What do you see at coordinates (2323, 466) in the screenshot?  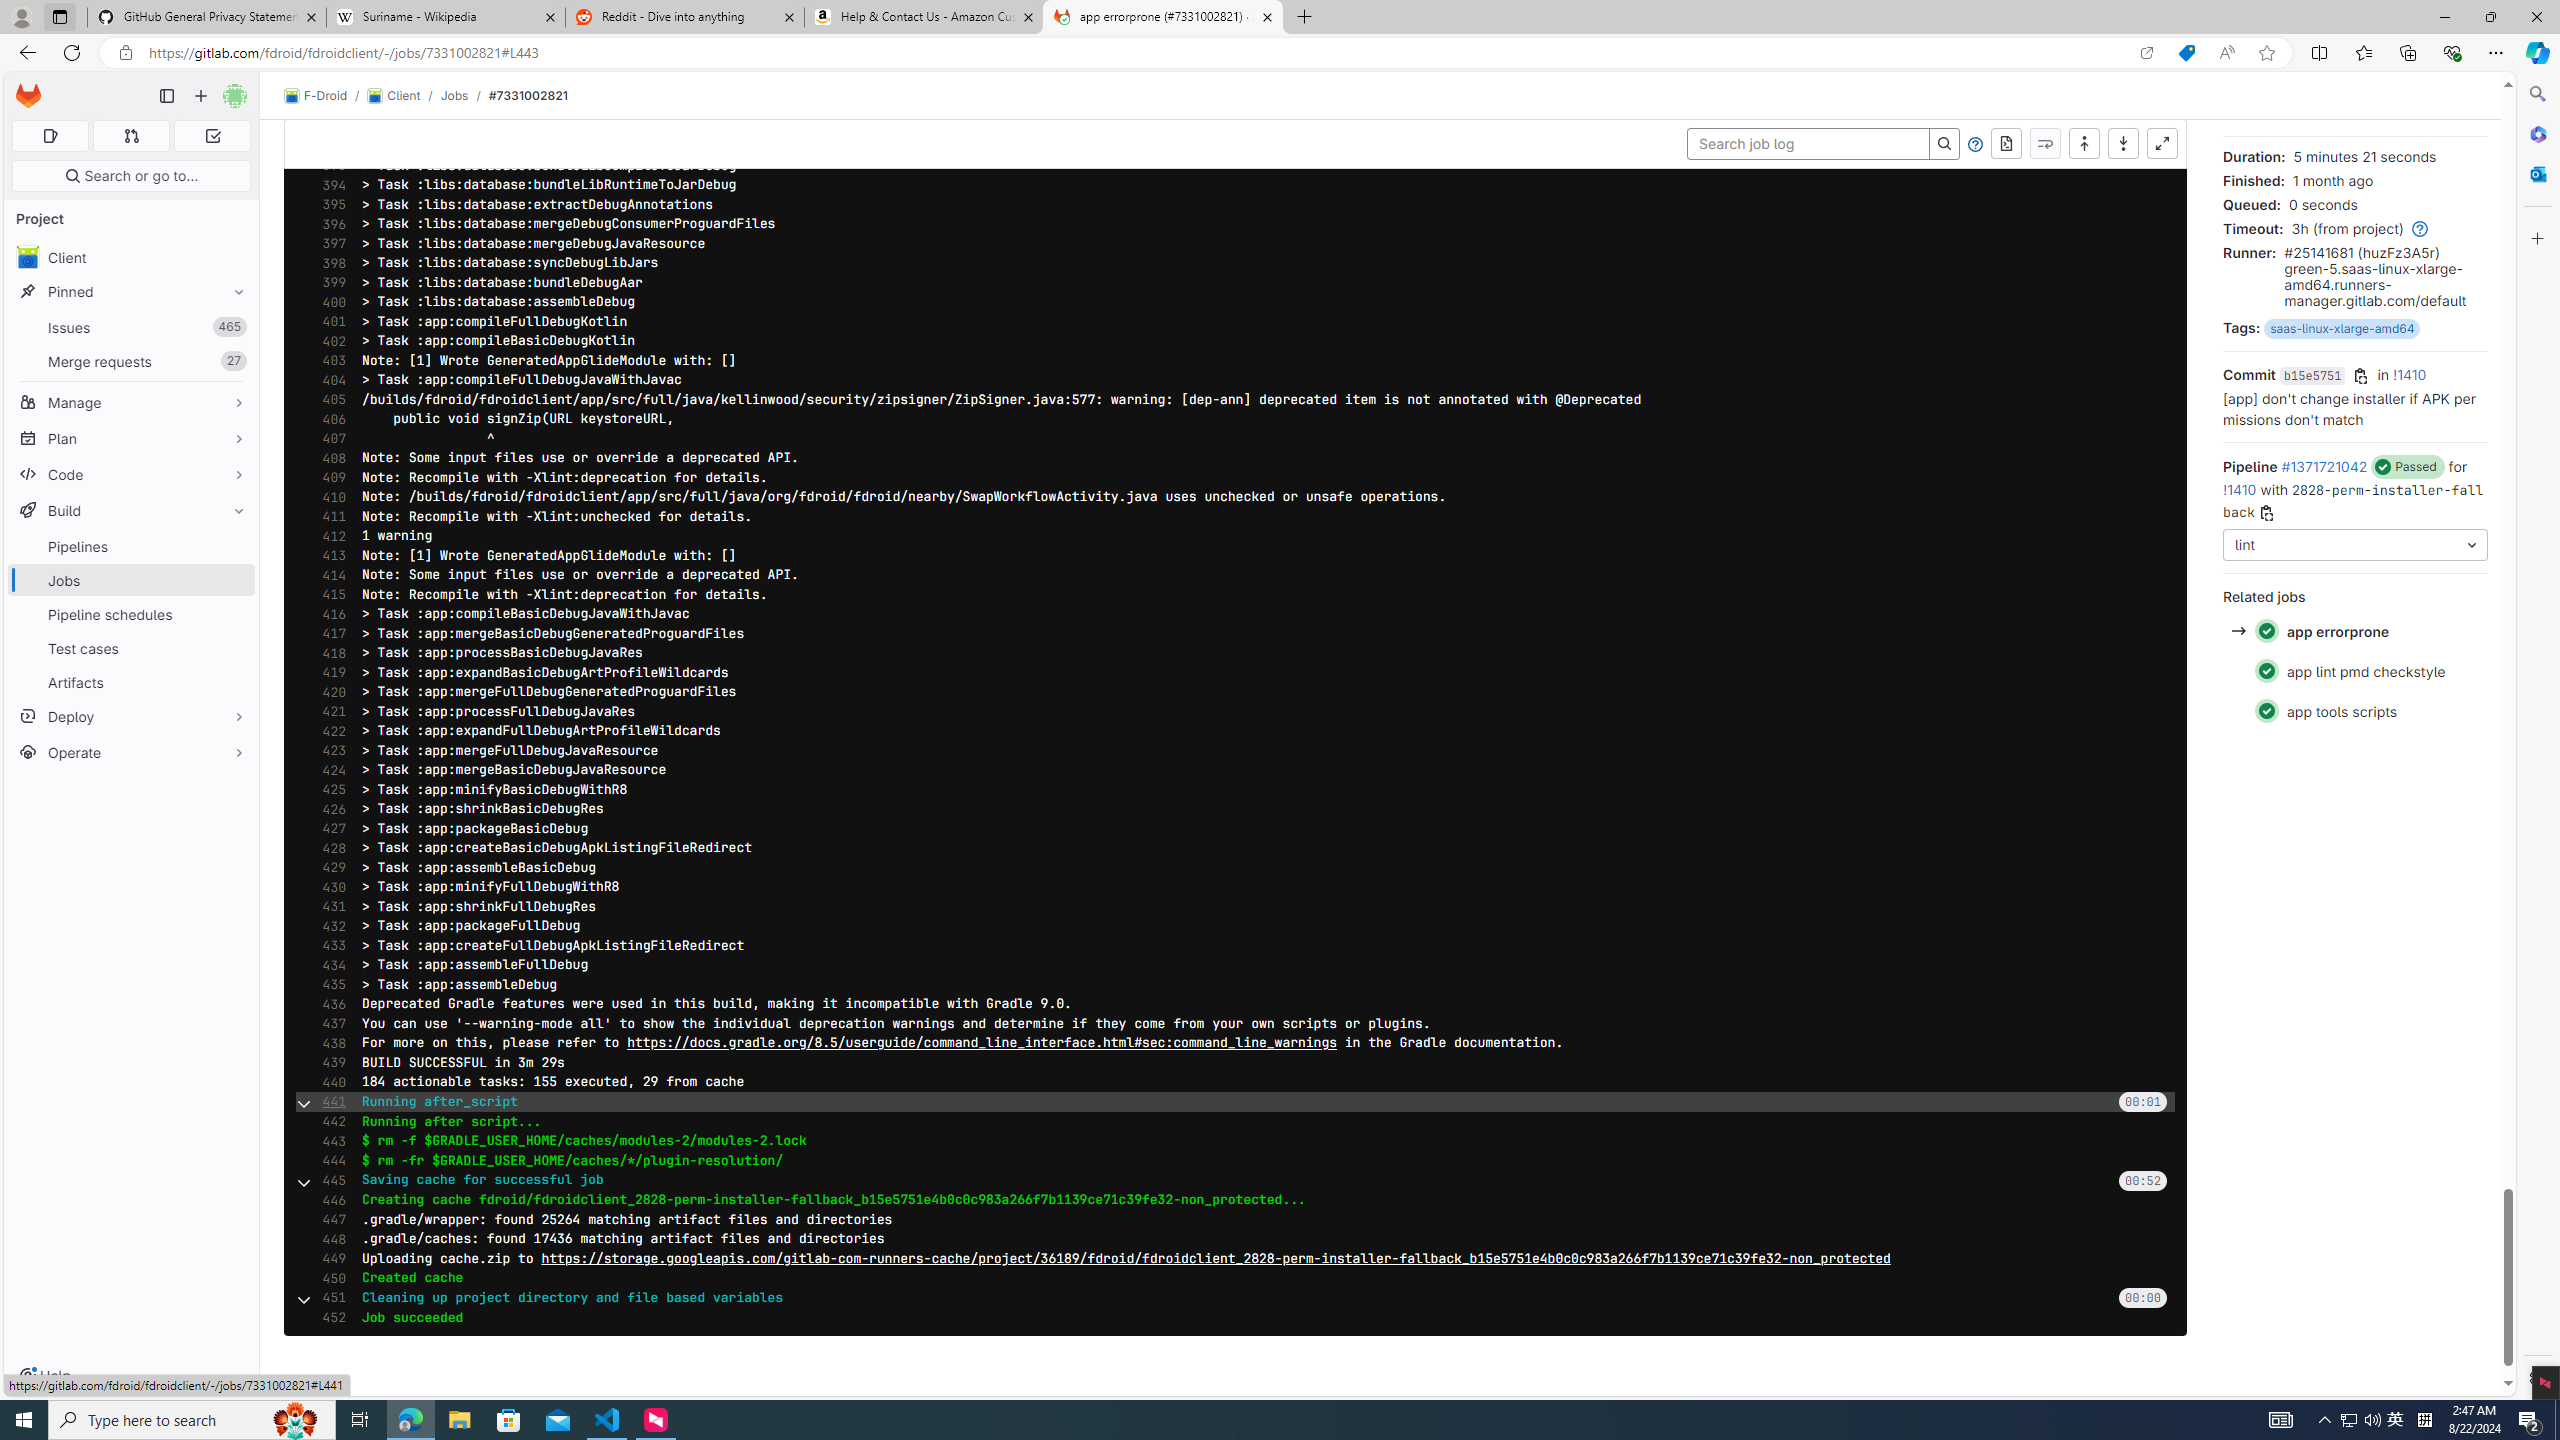 I see `'#1371721042'` at bounding box center [2323, 466].